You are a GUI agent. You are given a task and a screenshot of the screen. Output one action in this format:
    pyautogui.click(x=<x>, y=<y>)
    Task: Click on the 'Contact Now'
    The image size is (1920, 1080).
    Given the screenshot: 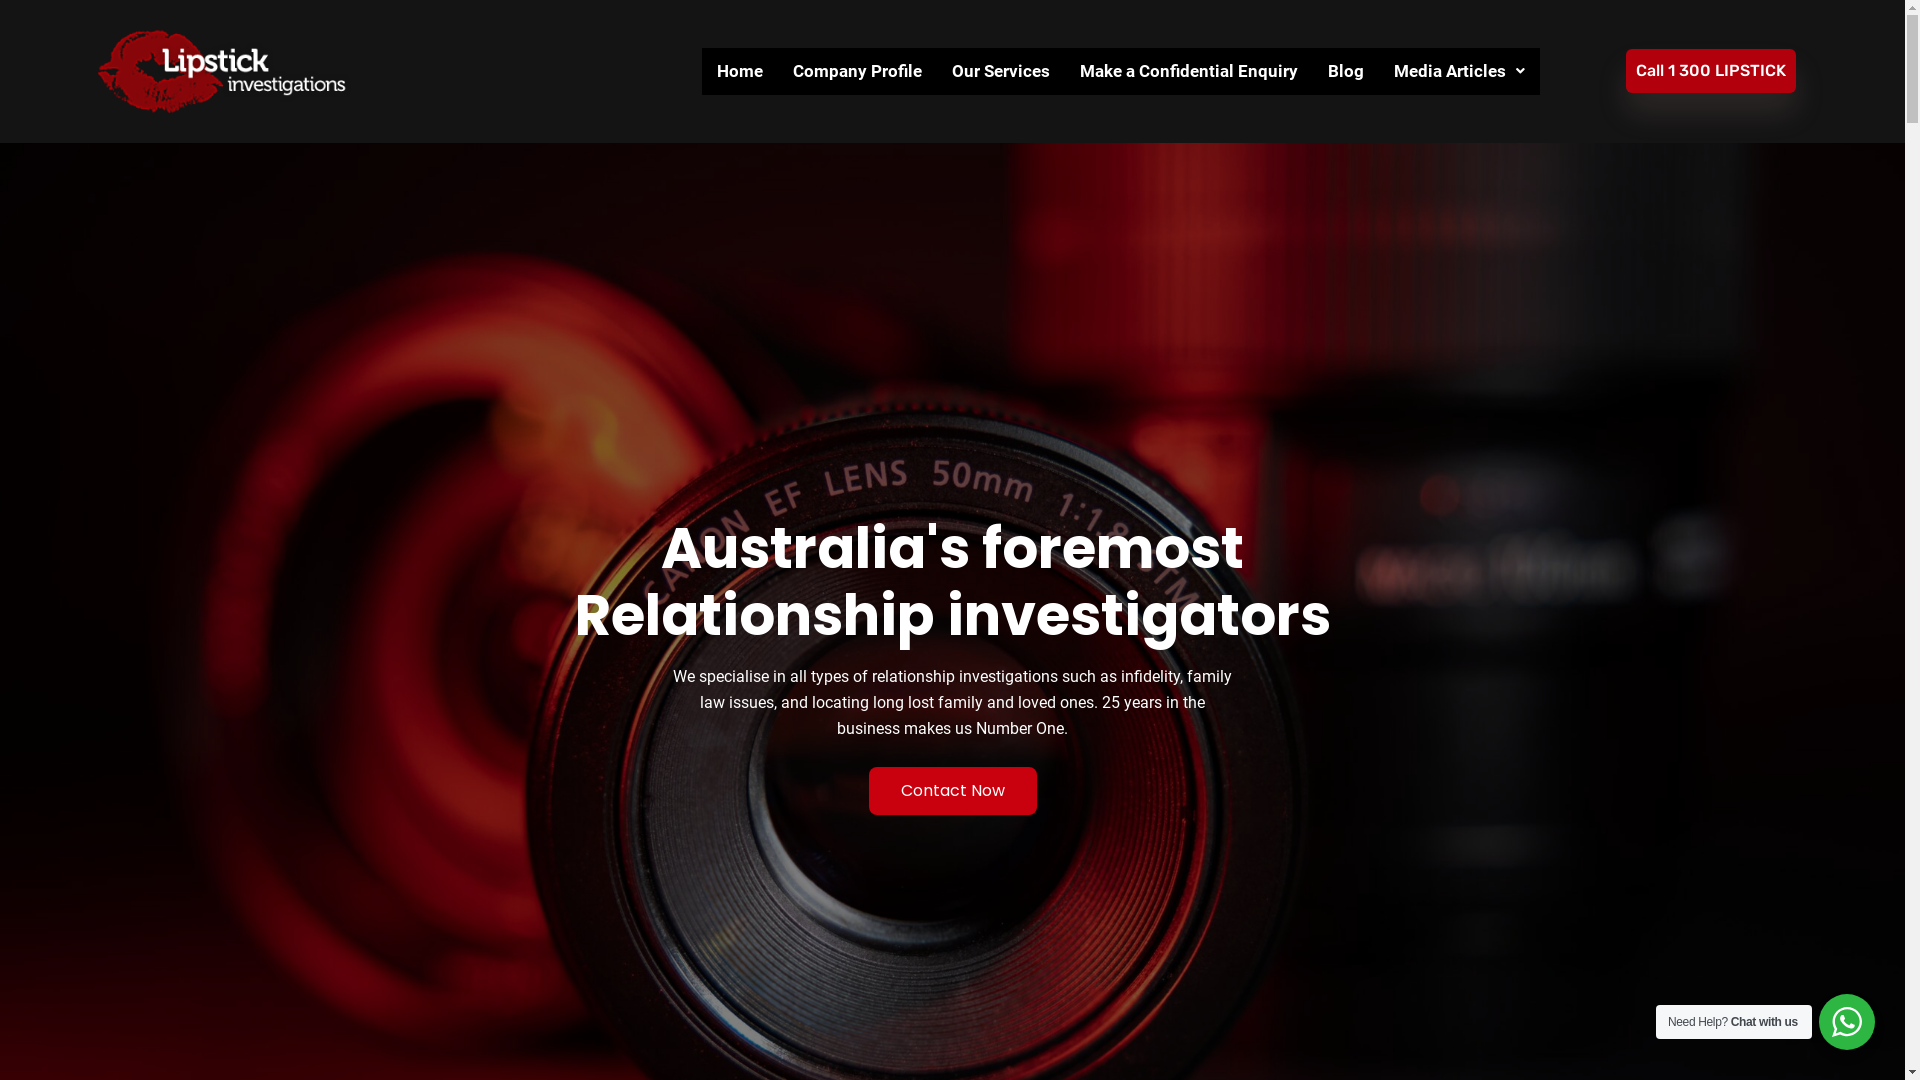 What is the action you would take?
    pyautogui.click(x=950, y=789)
    